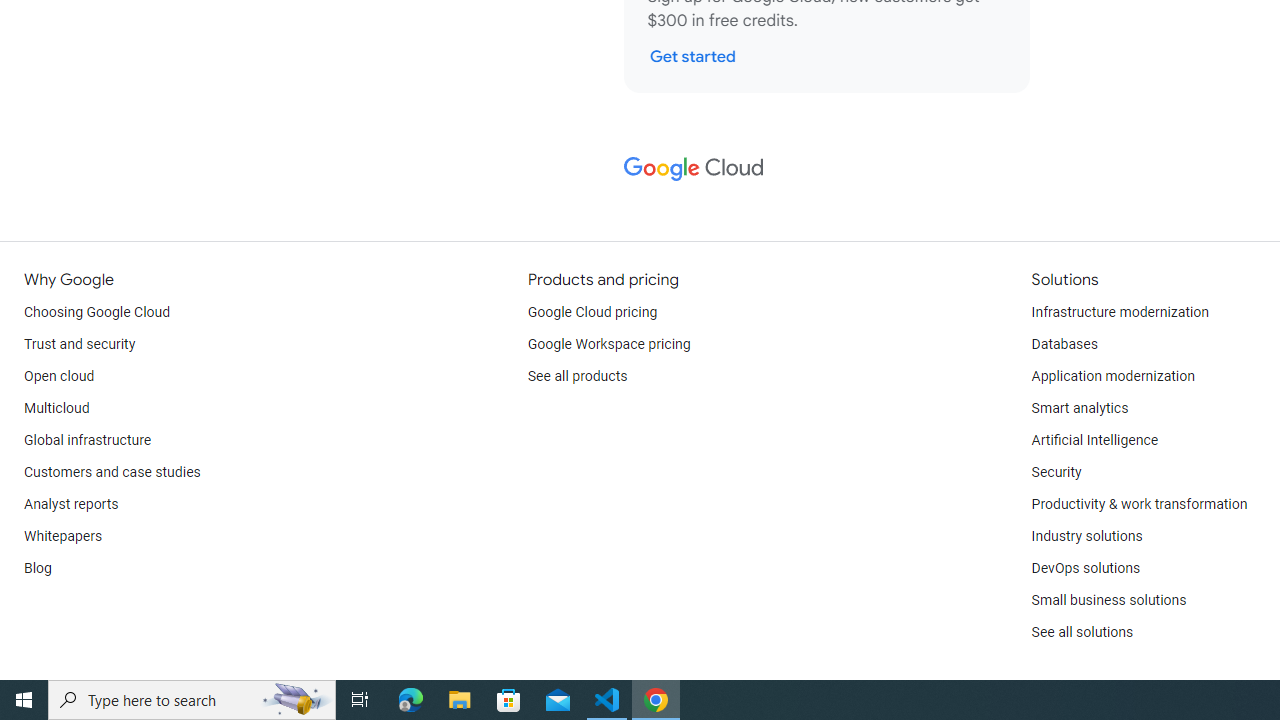 The width and height of the screenshot is (1280, 720). I want to click on 'See all solutions', so click(1081, 632).